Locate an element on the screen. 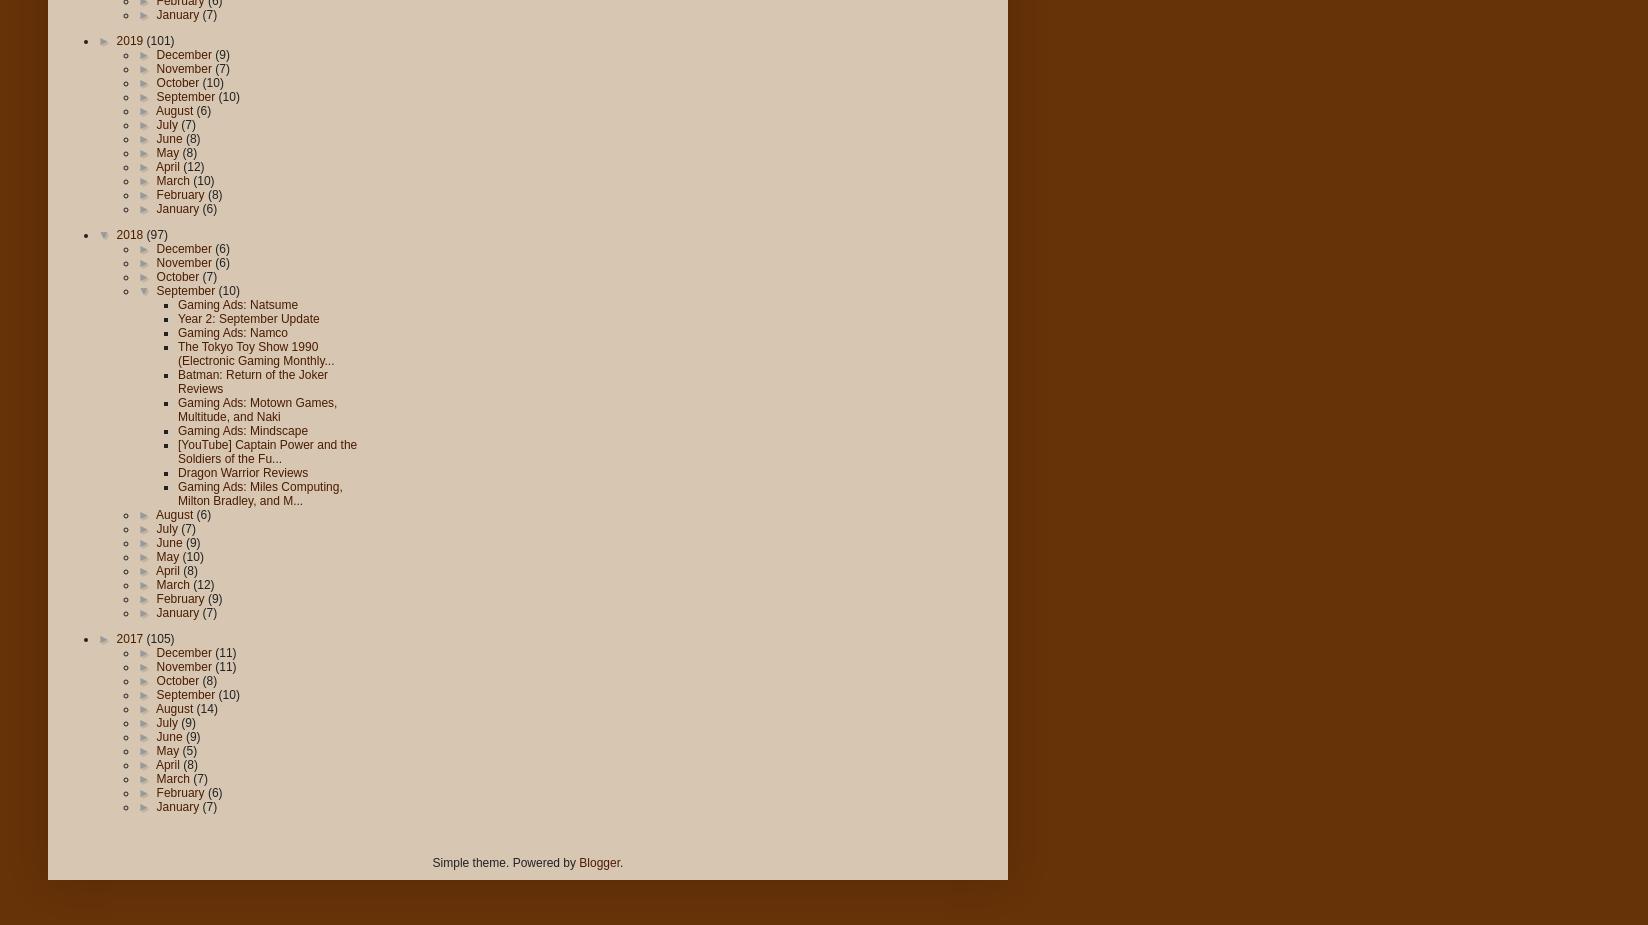 The height and width of the screenshot is (925, 1648). 'Blogger' is located at coordinates (599, 863).